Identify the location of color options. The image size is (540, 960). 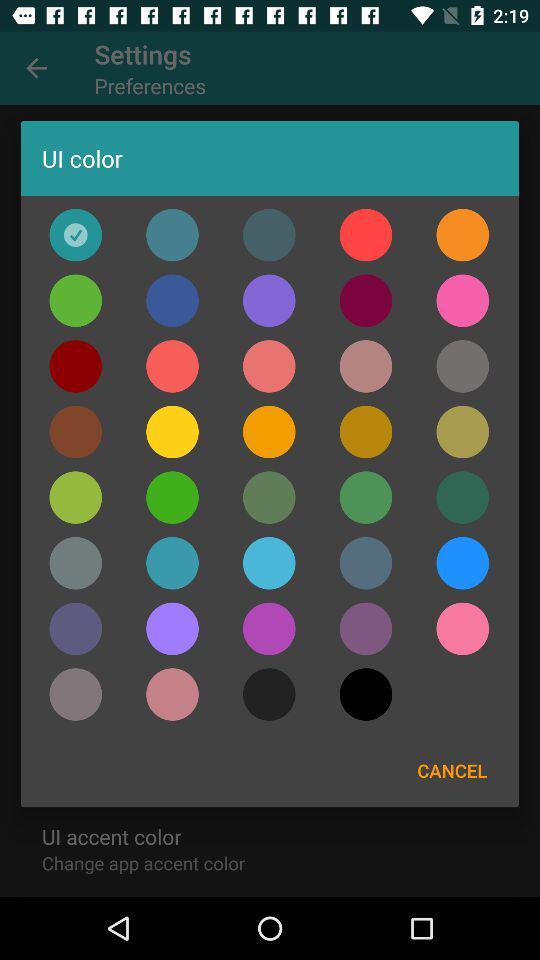
(462, 365).